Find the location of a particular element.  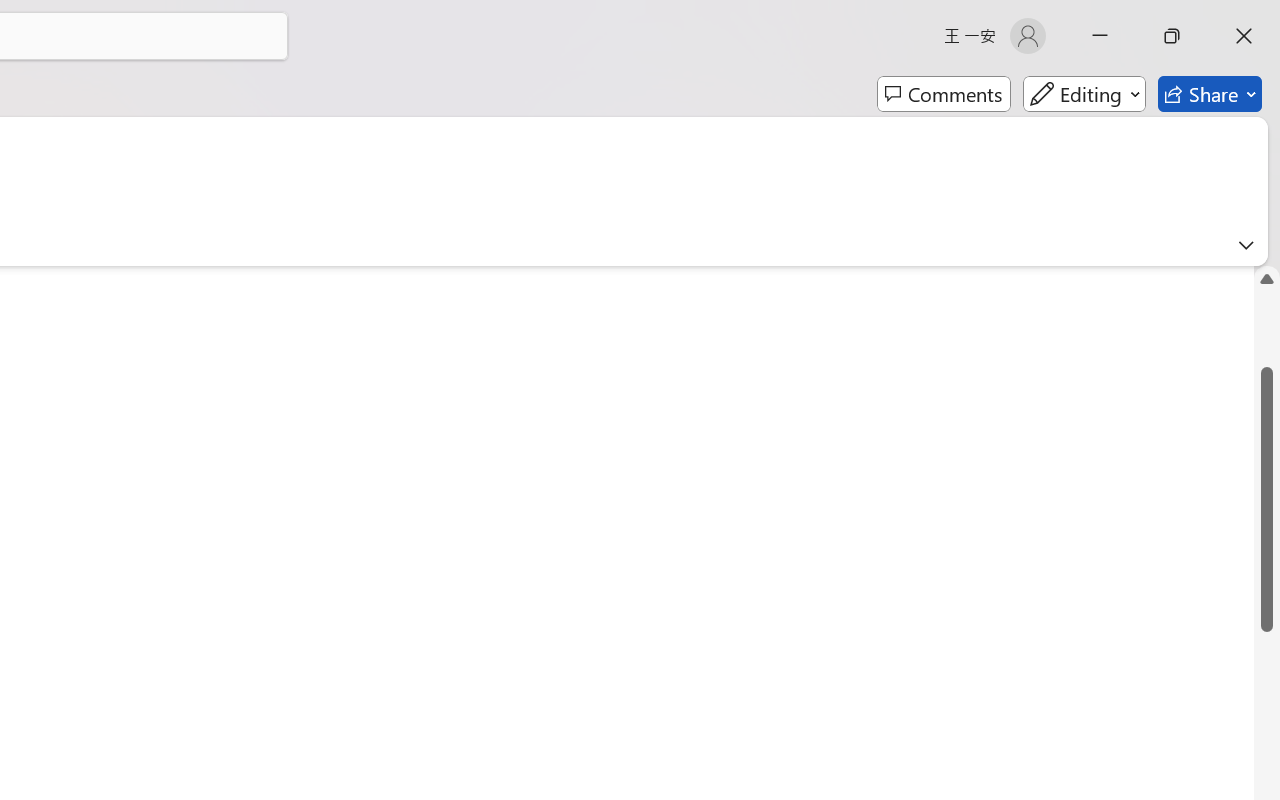

'Restore Down' is located at coordinates (1172, 35).